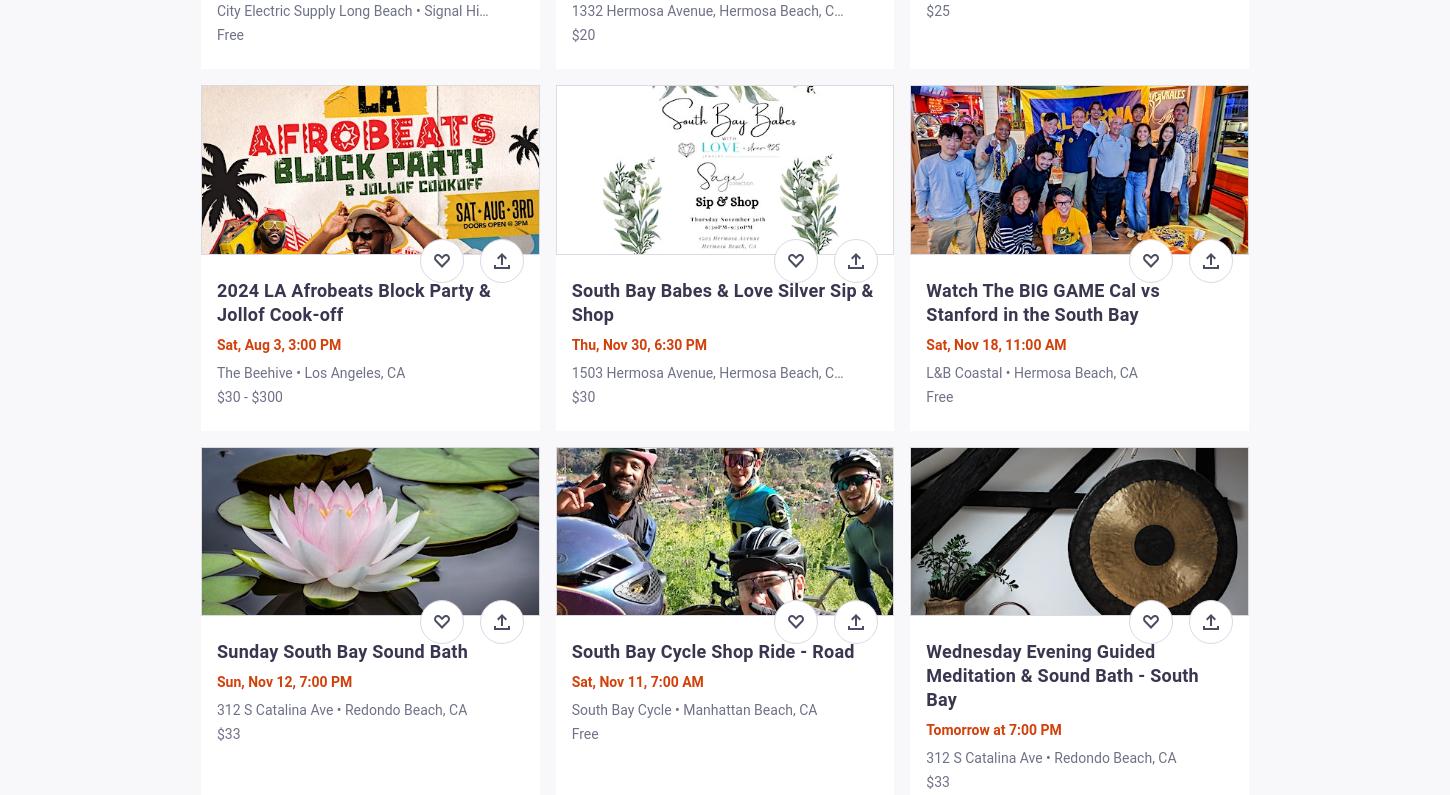 This screenshot has width=1450, height=795. What do you see at coordinates (583, 33) in the screenshot?
I see `'$20'` at bounding box center [583, 33].